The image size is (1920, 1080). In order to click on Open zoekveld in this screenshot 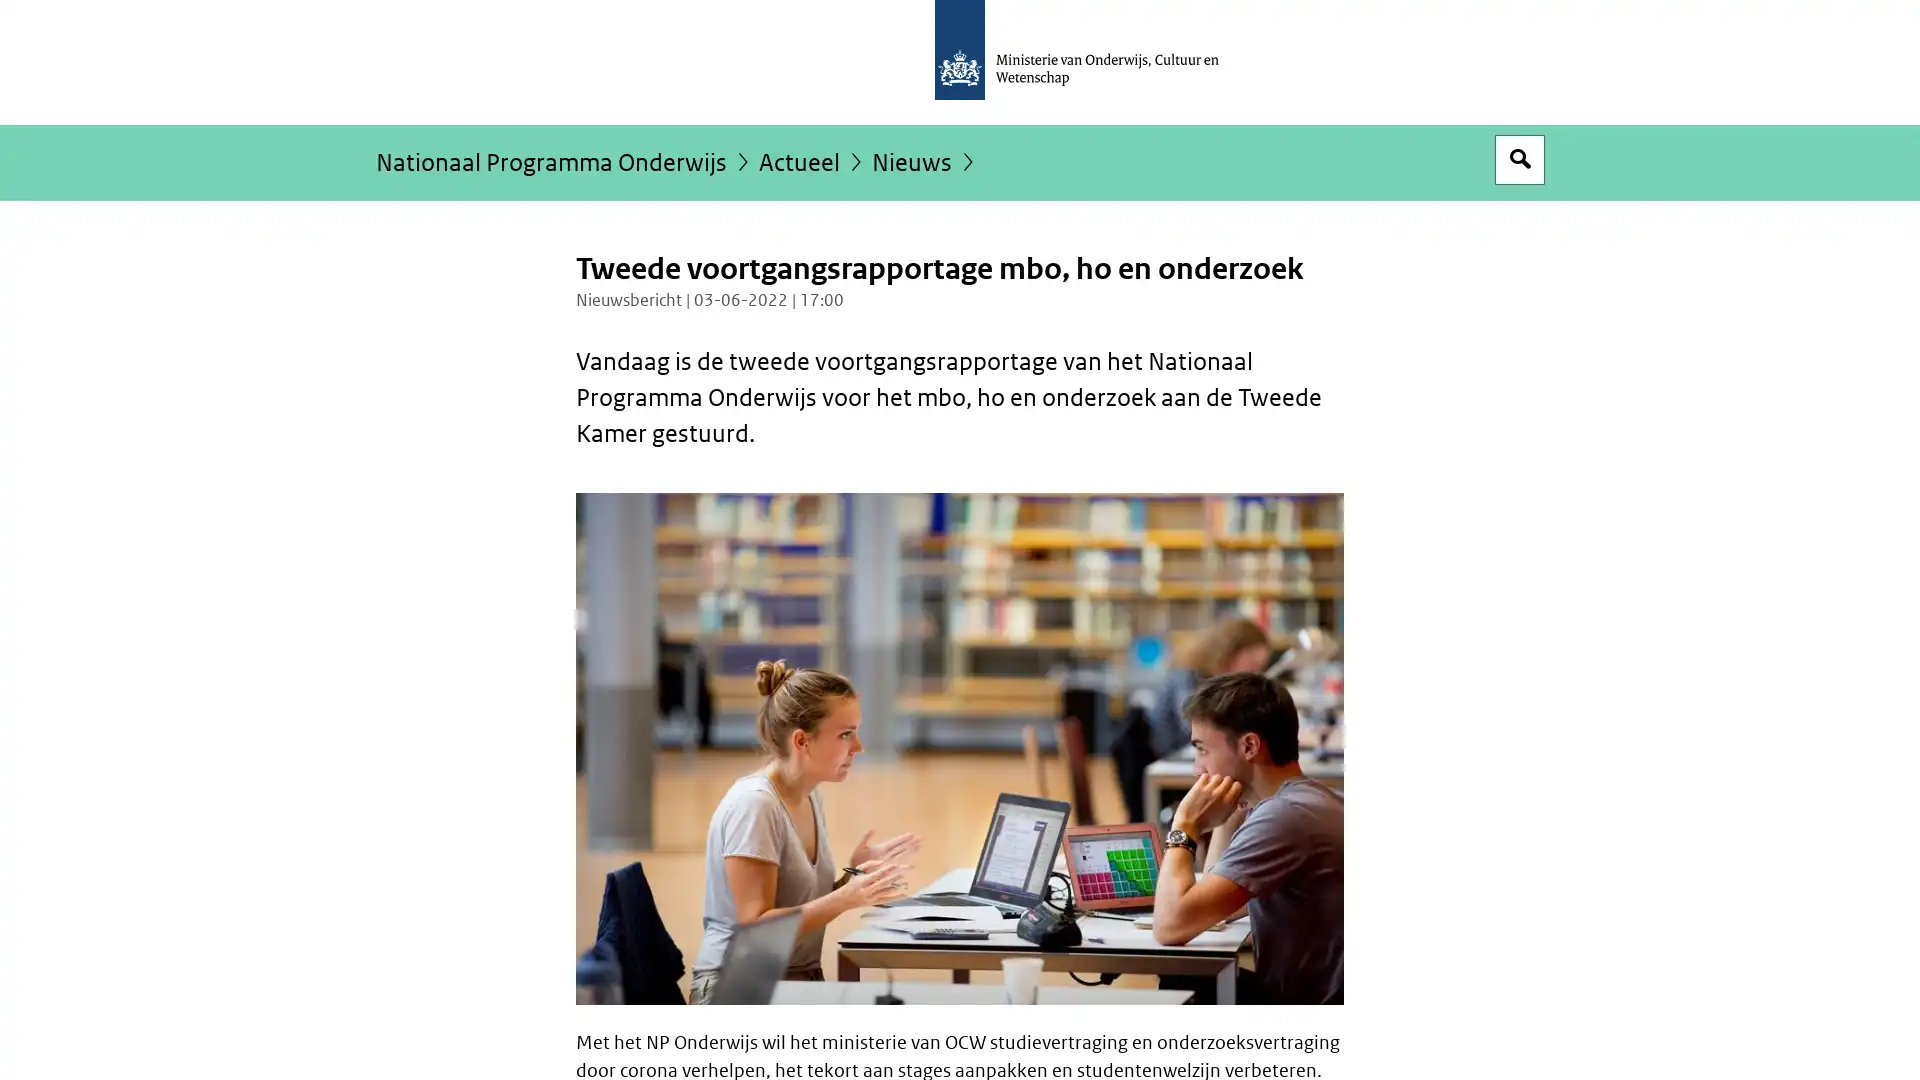, I will do `click(1520, 158)`.